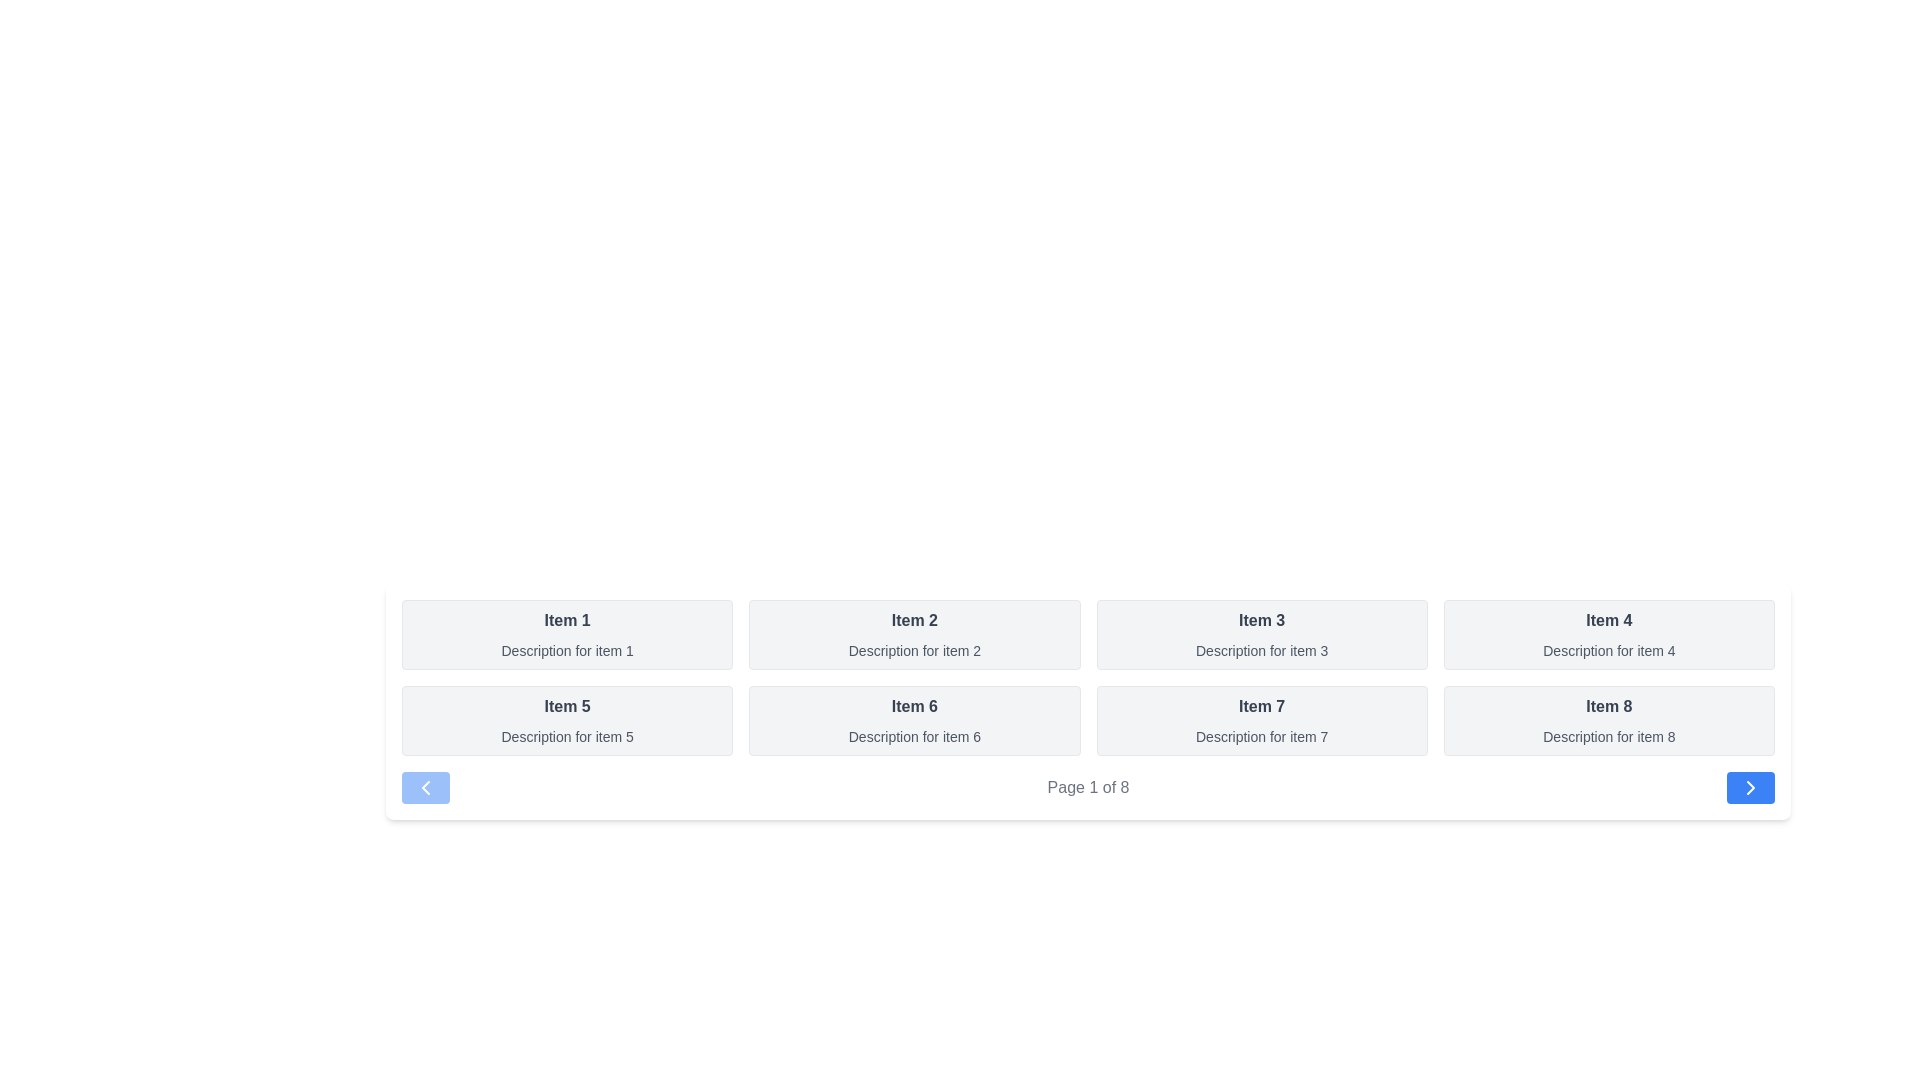  Describe the element at coordinates (1609, 736) in the screenshot. I see `the descriptive text label for the 'Item 8' section, which is the second line of text within the panel labeled 'Item 8'` at that location.